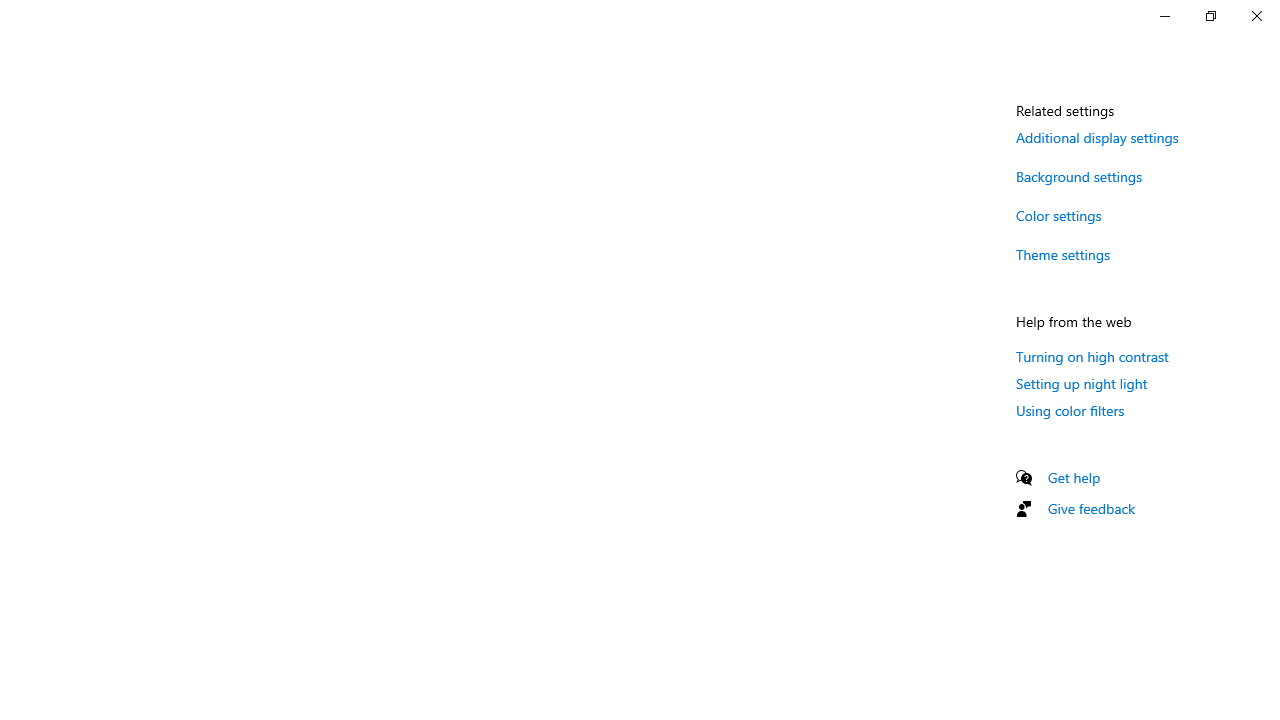  Describe the element at coordinates (1090, 507) in the screenshot. I see `'Give feedback'` at that location.